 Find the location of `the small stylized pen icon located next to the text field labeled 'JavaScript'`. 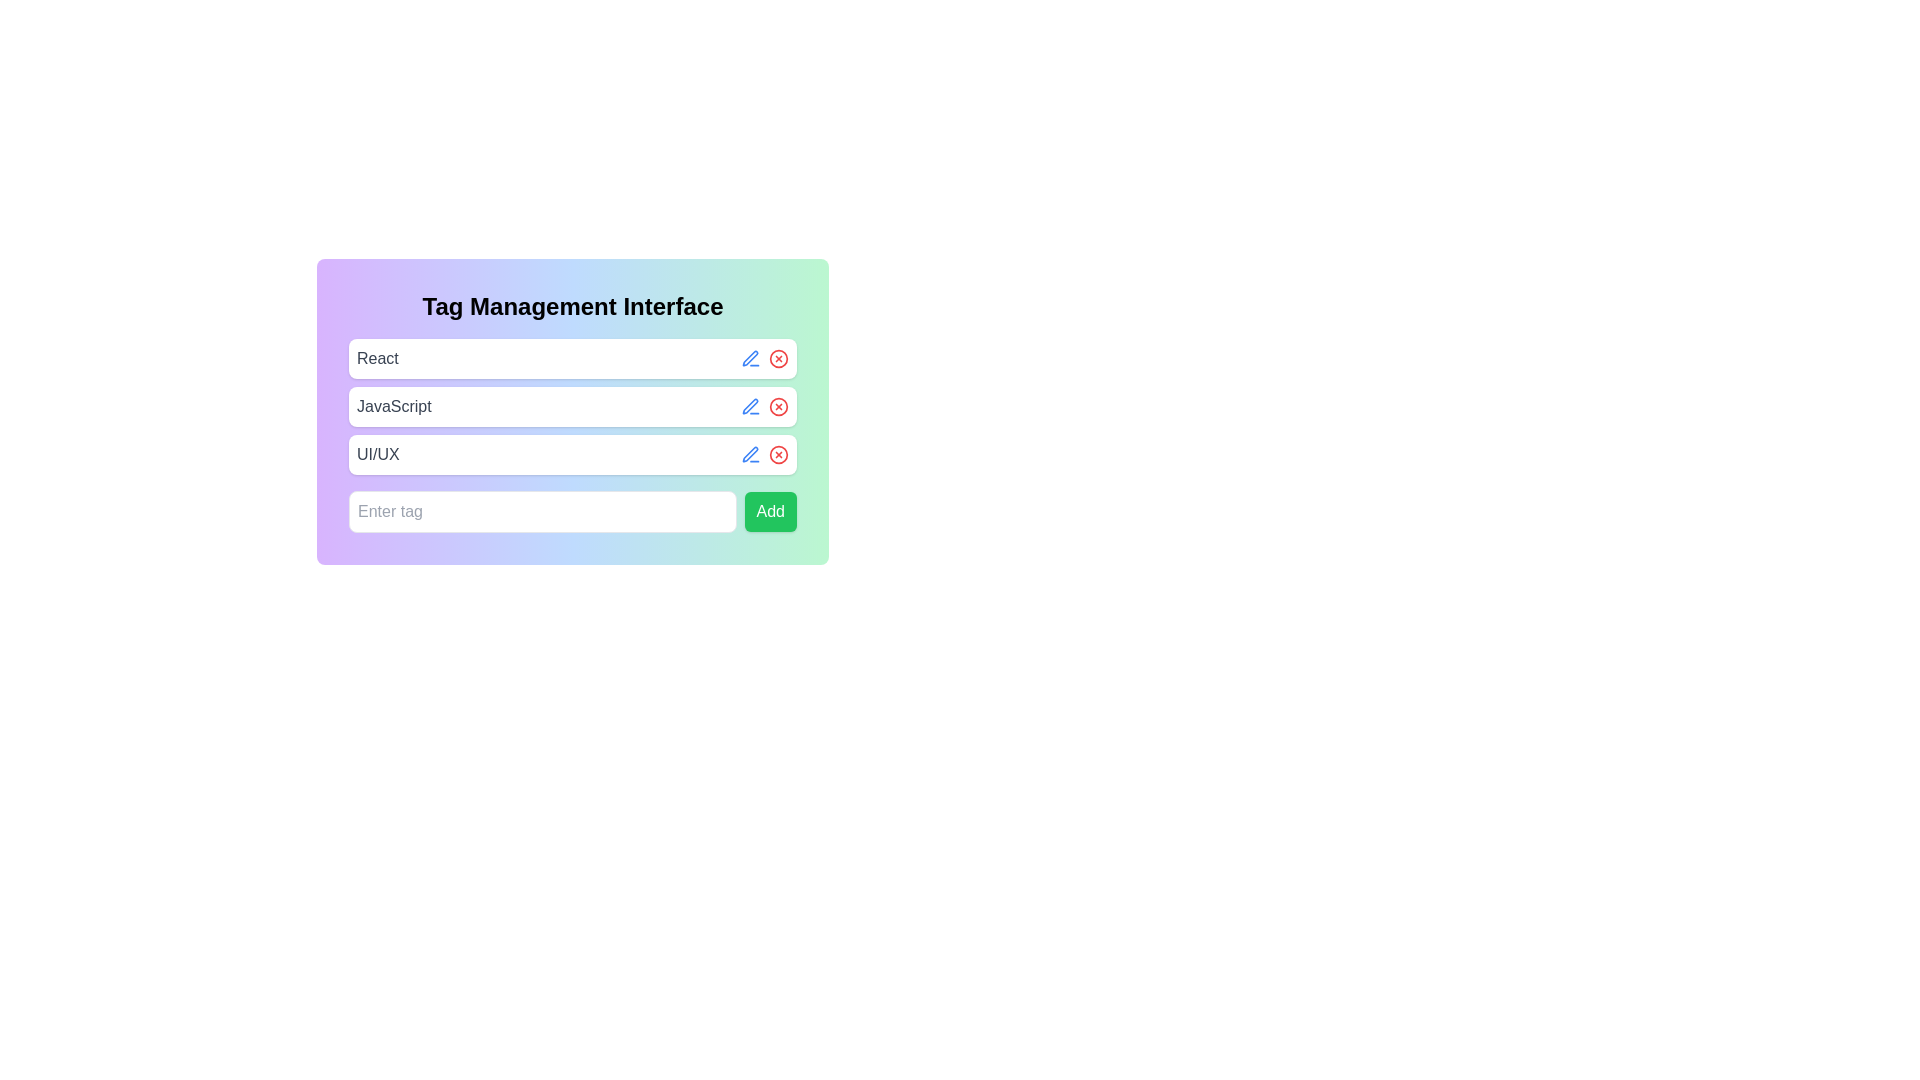

the small stylized pen icon located next to the text field labeled 'JavaScript' is located at coordinates (749, 357).